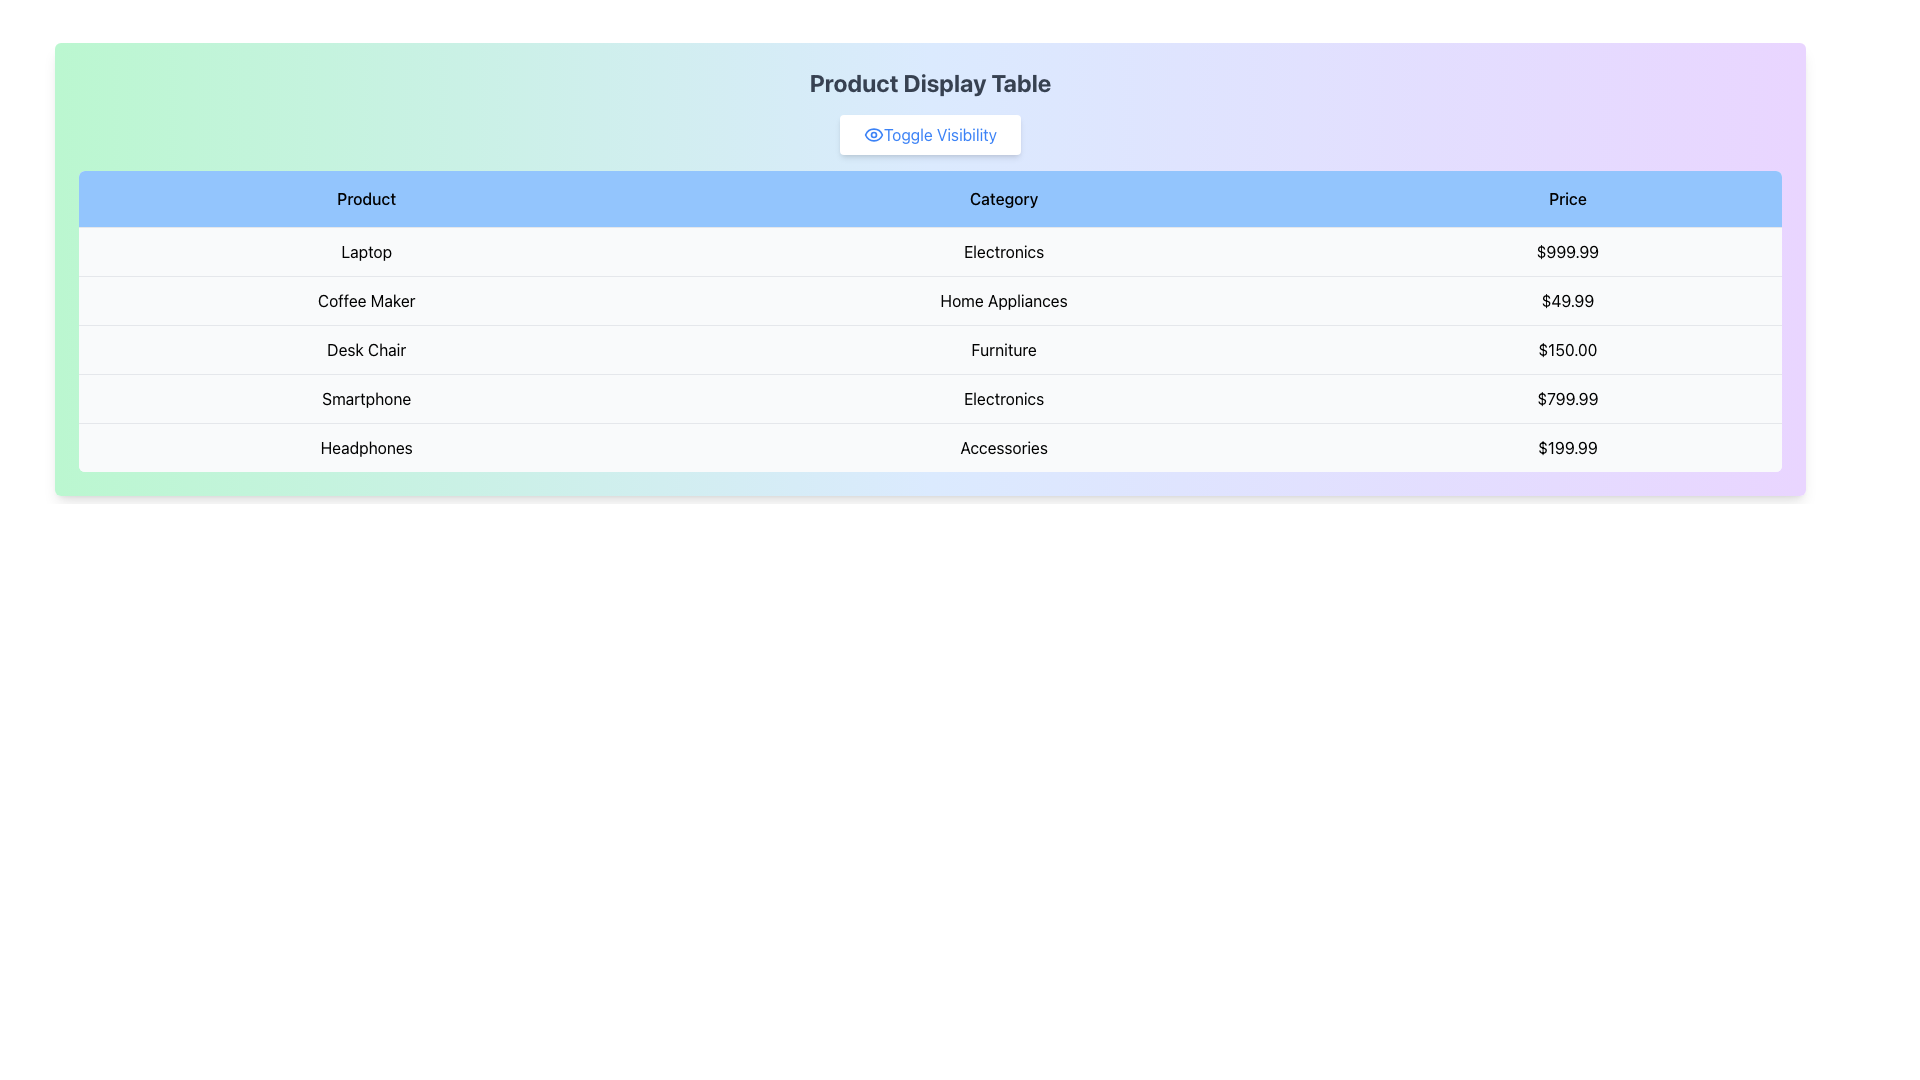  I want to click on the 'Category' text label, which is a bold label located in the header row of a table with a blue background, positioned between 'Product' and 'Price', so click(1004, 199).